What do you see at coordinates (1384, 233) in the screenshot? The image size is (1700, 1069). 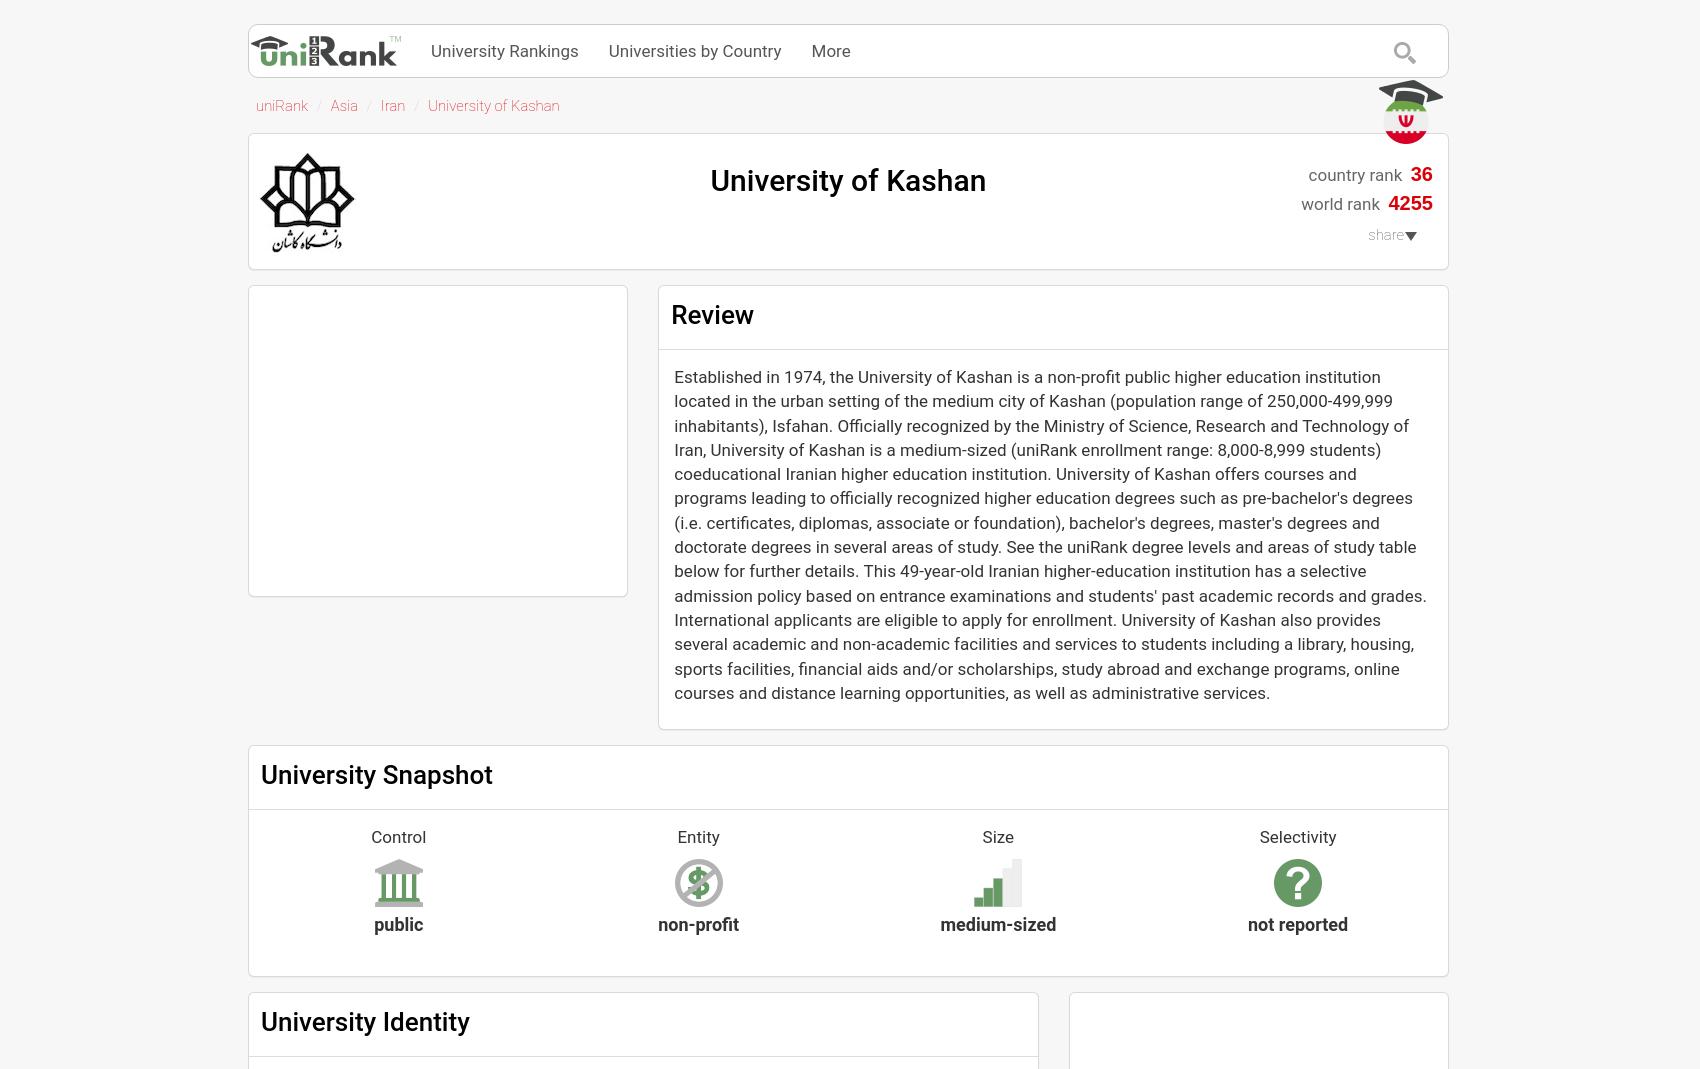 I see `'share'` at bounding box center [1384, 233].